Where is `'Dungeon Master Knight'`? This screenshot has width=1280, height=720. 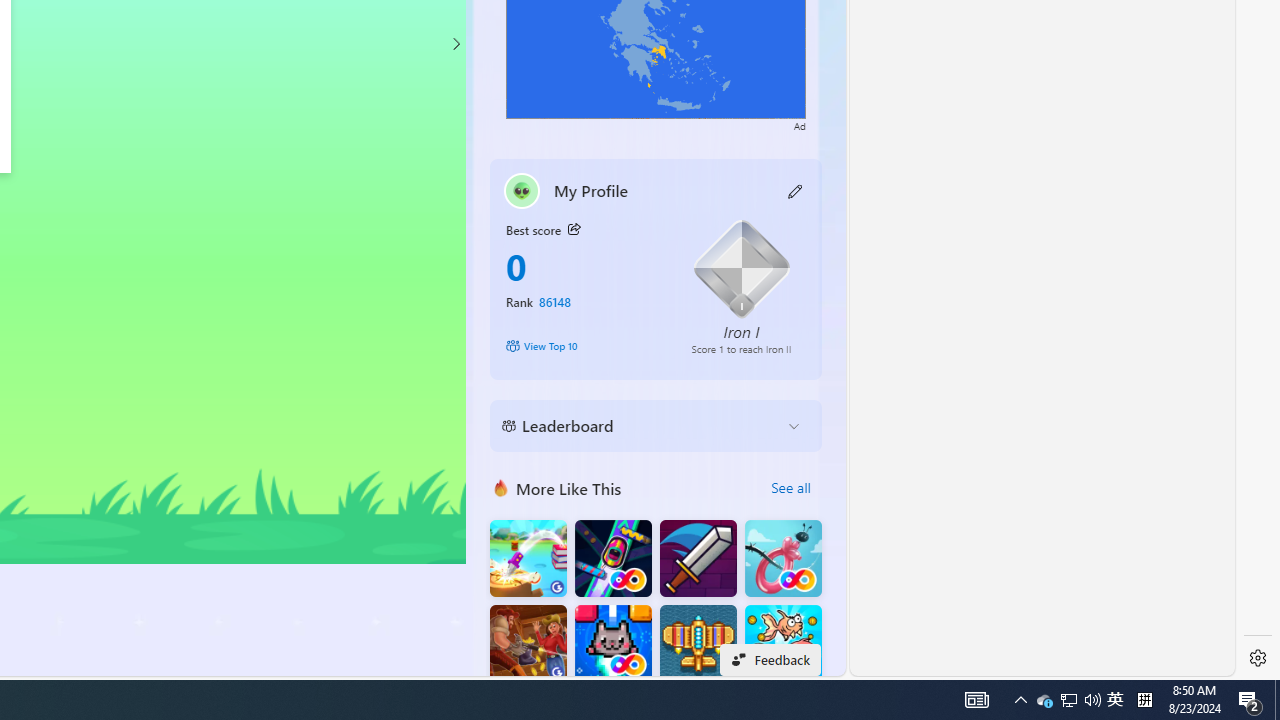
'Dungeon Master Knight' is located at coordinates (698, 558).